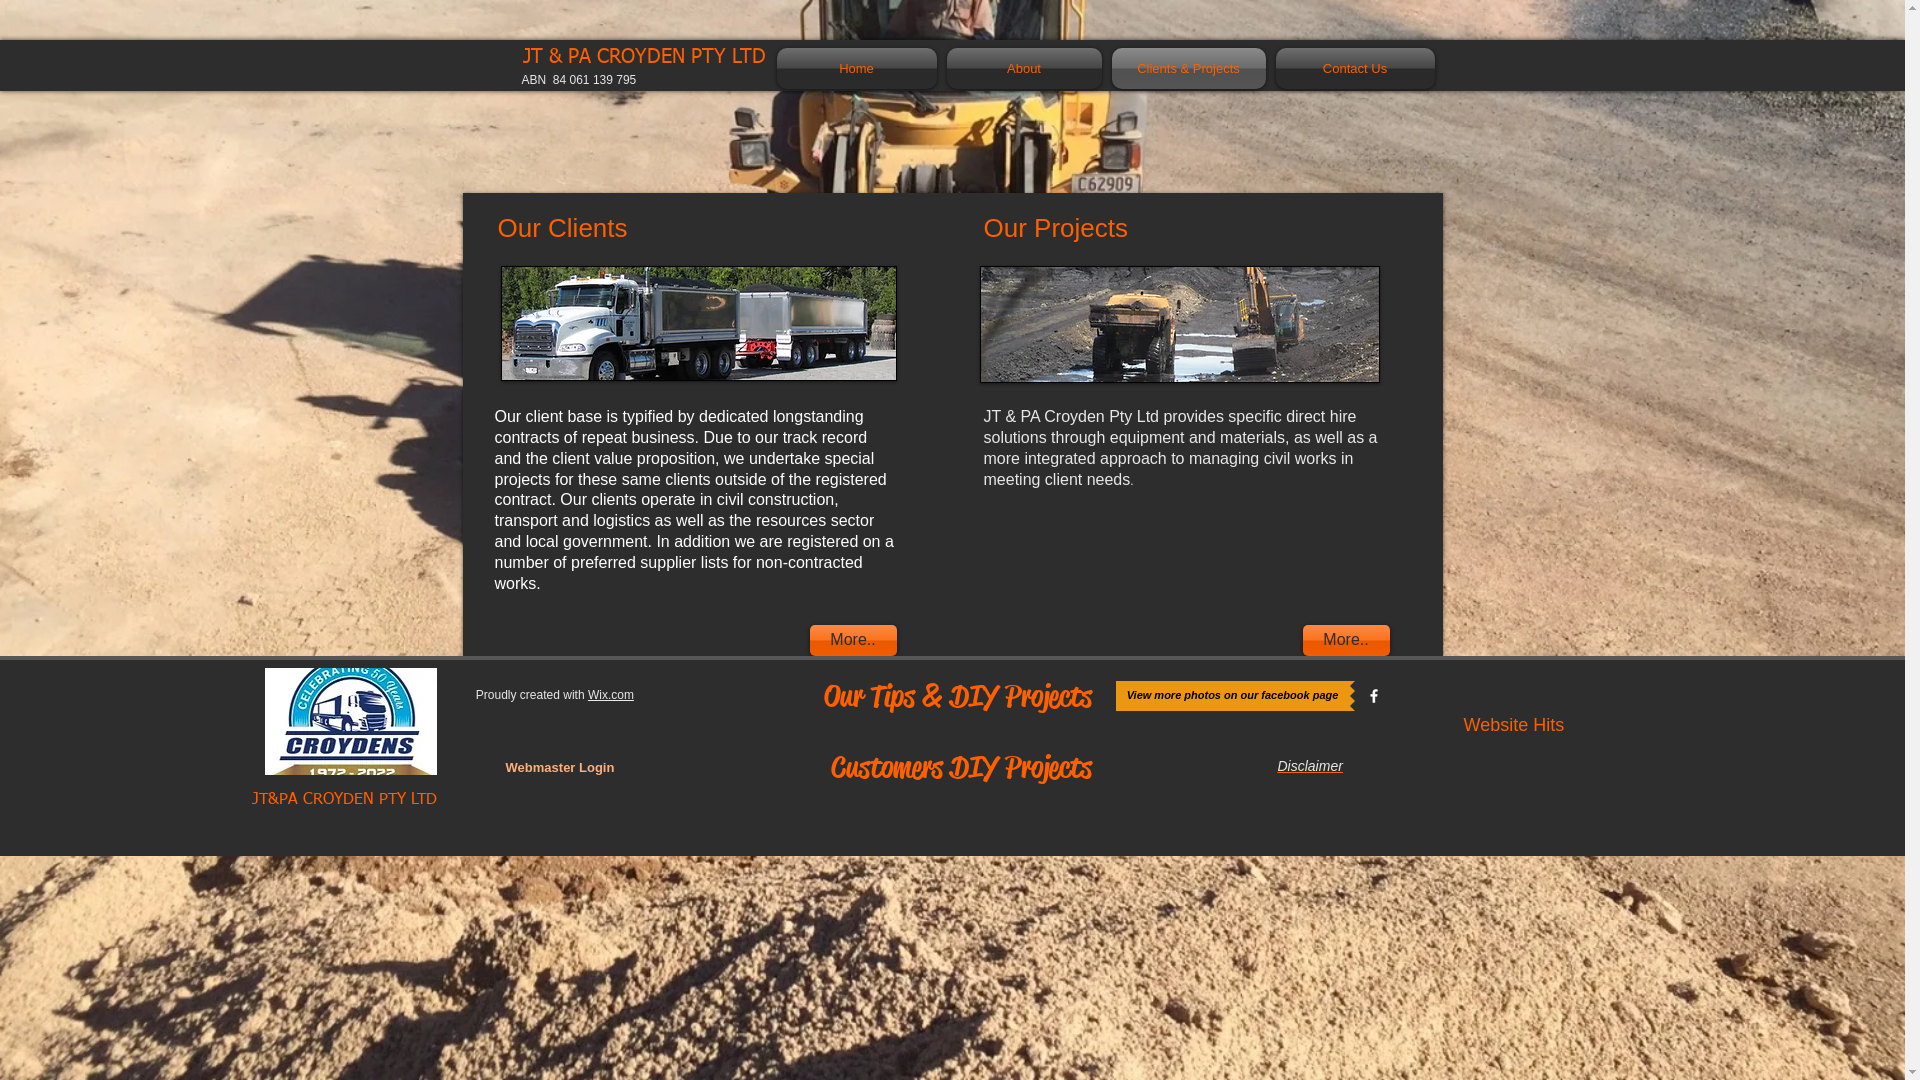  Describe the element at coordinates (858, 67) in the screenshot. I see `'Home'` at that location.